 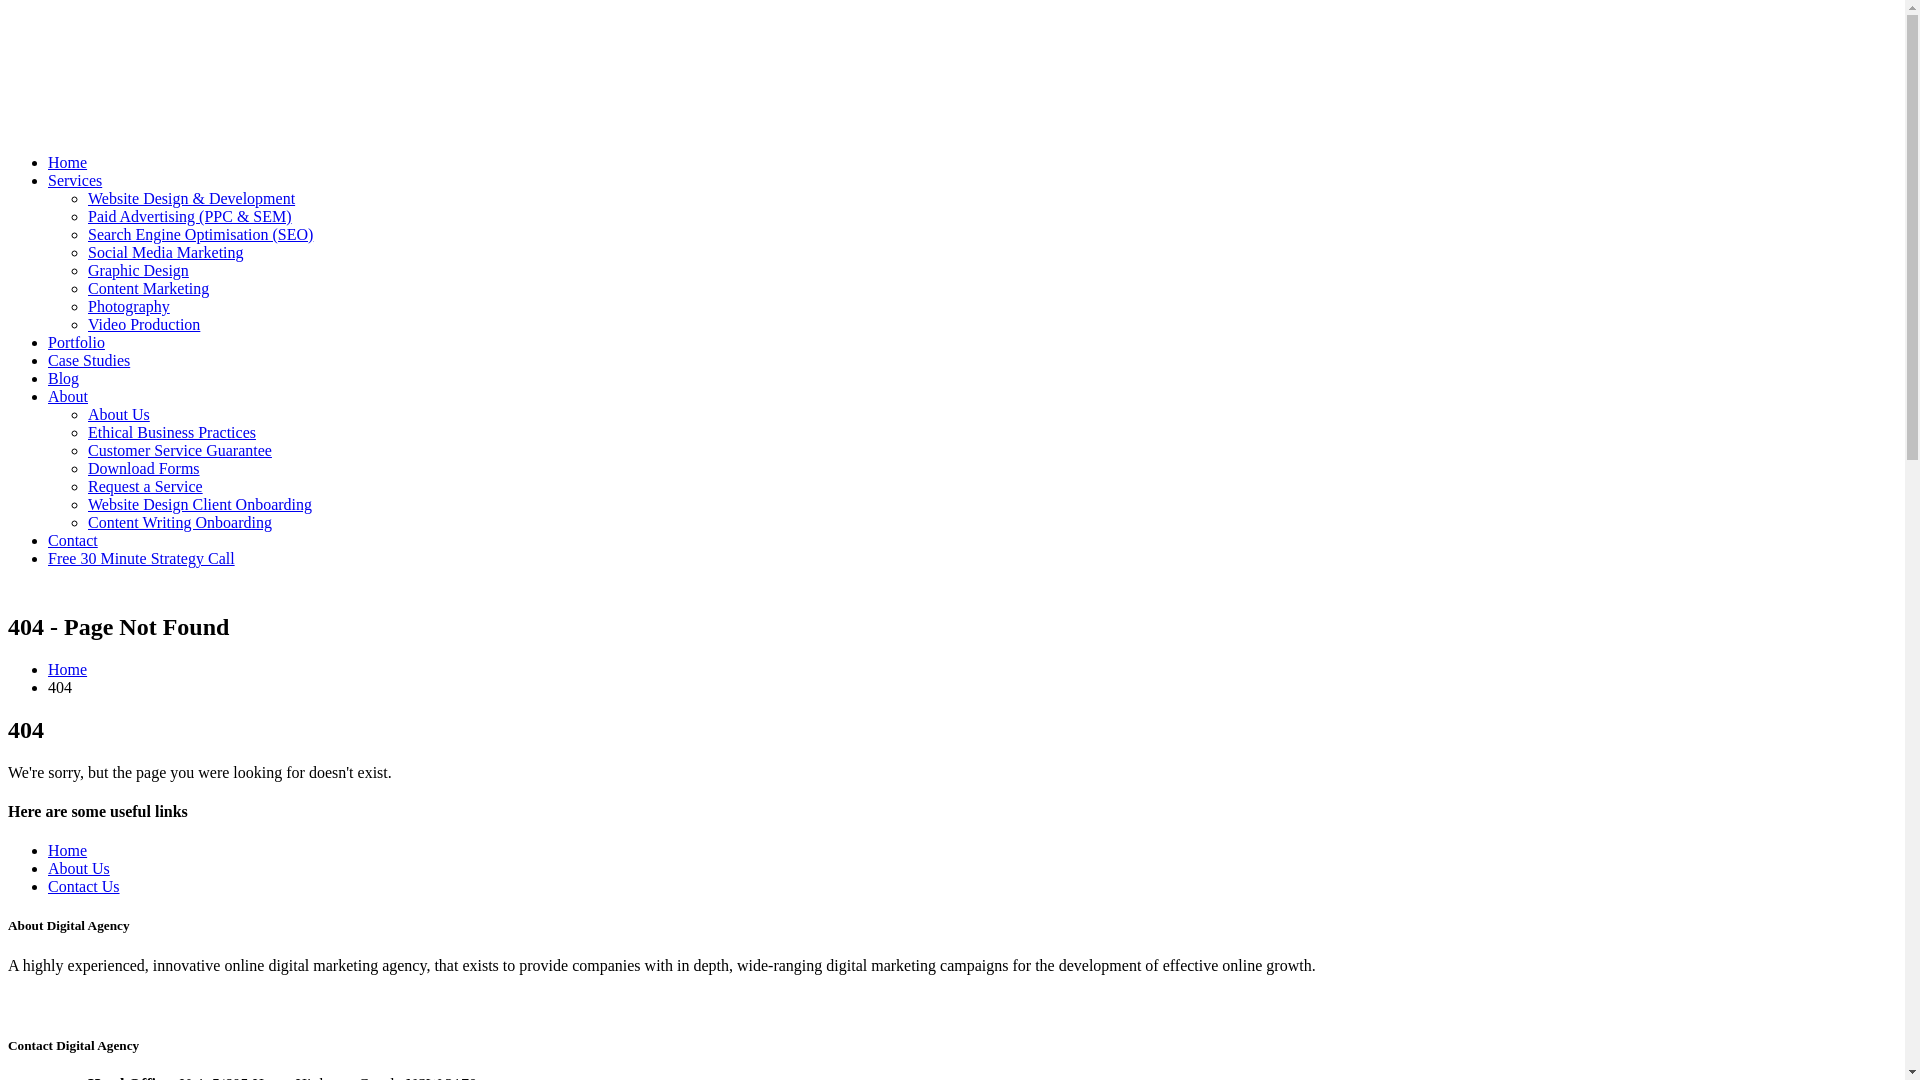 I want to click on 'Home', so click(x=67, y=850).